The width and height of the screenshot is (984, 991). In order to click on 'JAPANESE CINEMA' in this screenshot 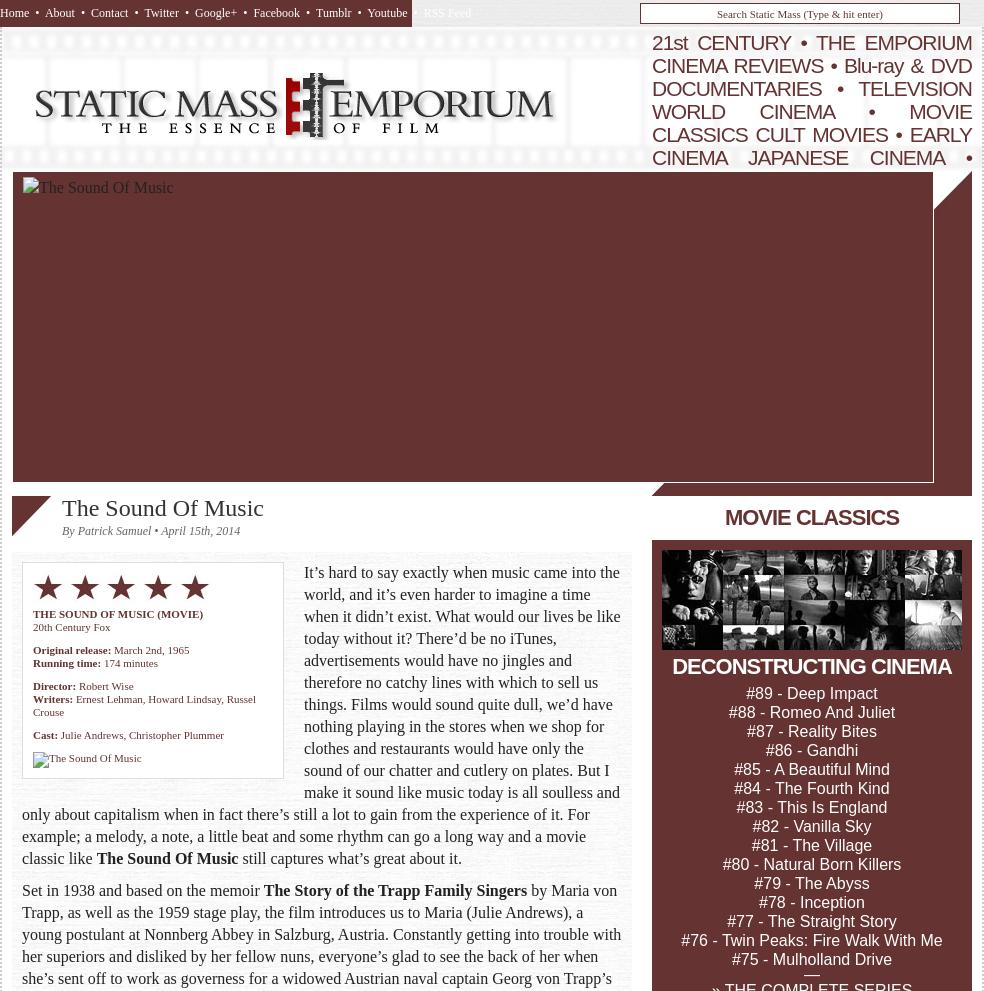, I will do `click(845, 157)`.